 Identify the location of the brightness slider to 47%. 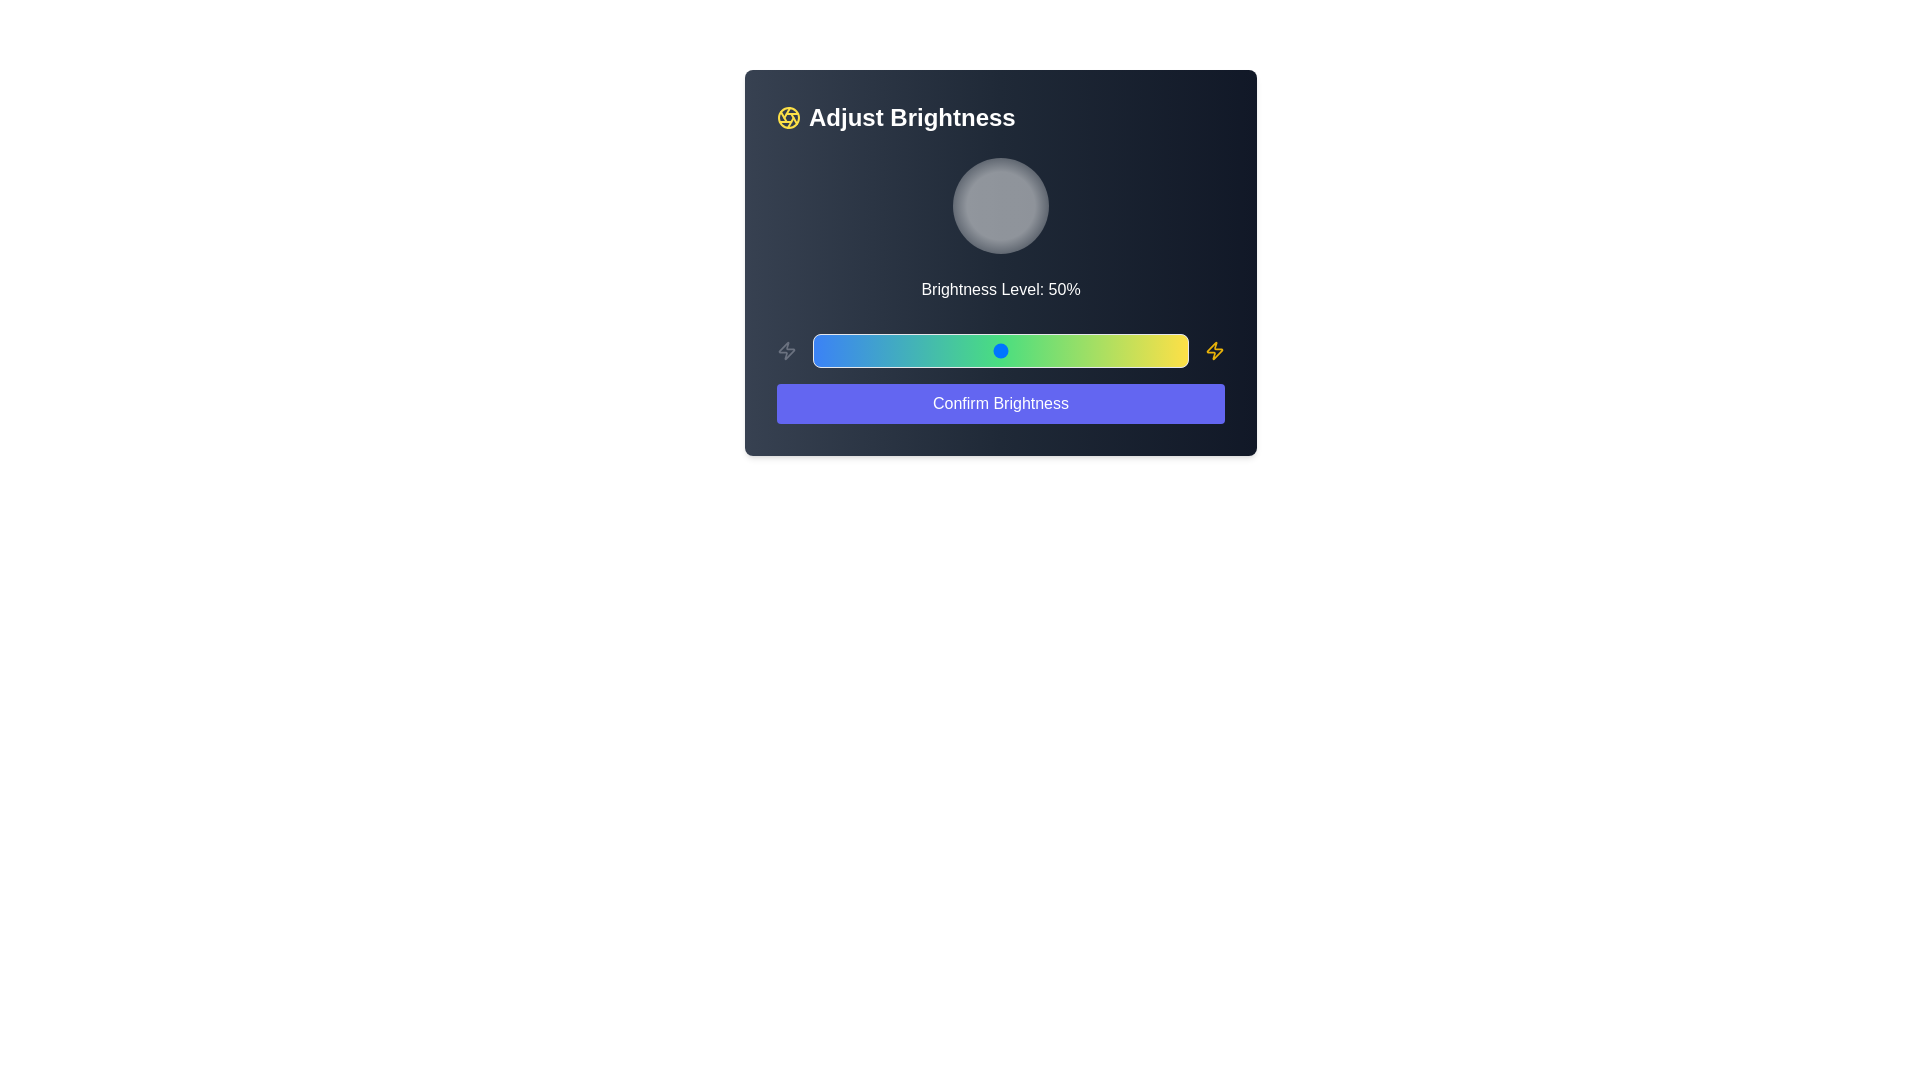
(989, 350).